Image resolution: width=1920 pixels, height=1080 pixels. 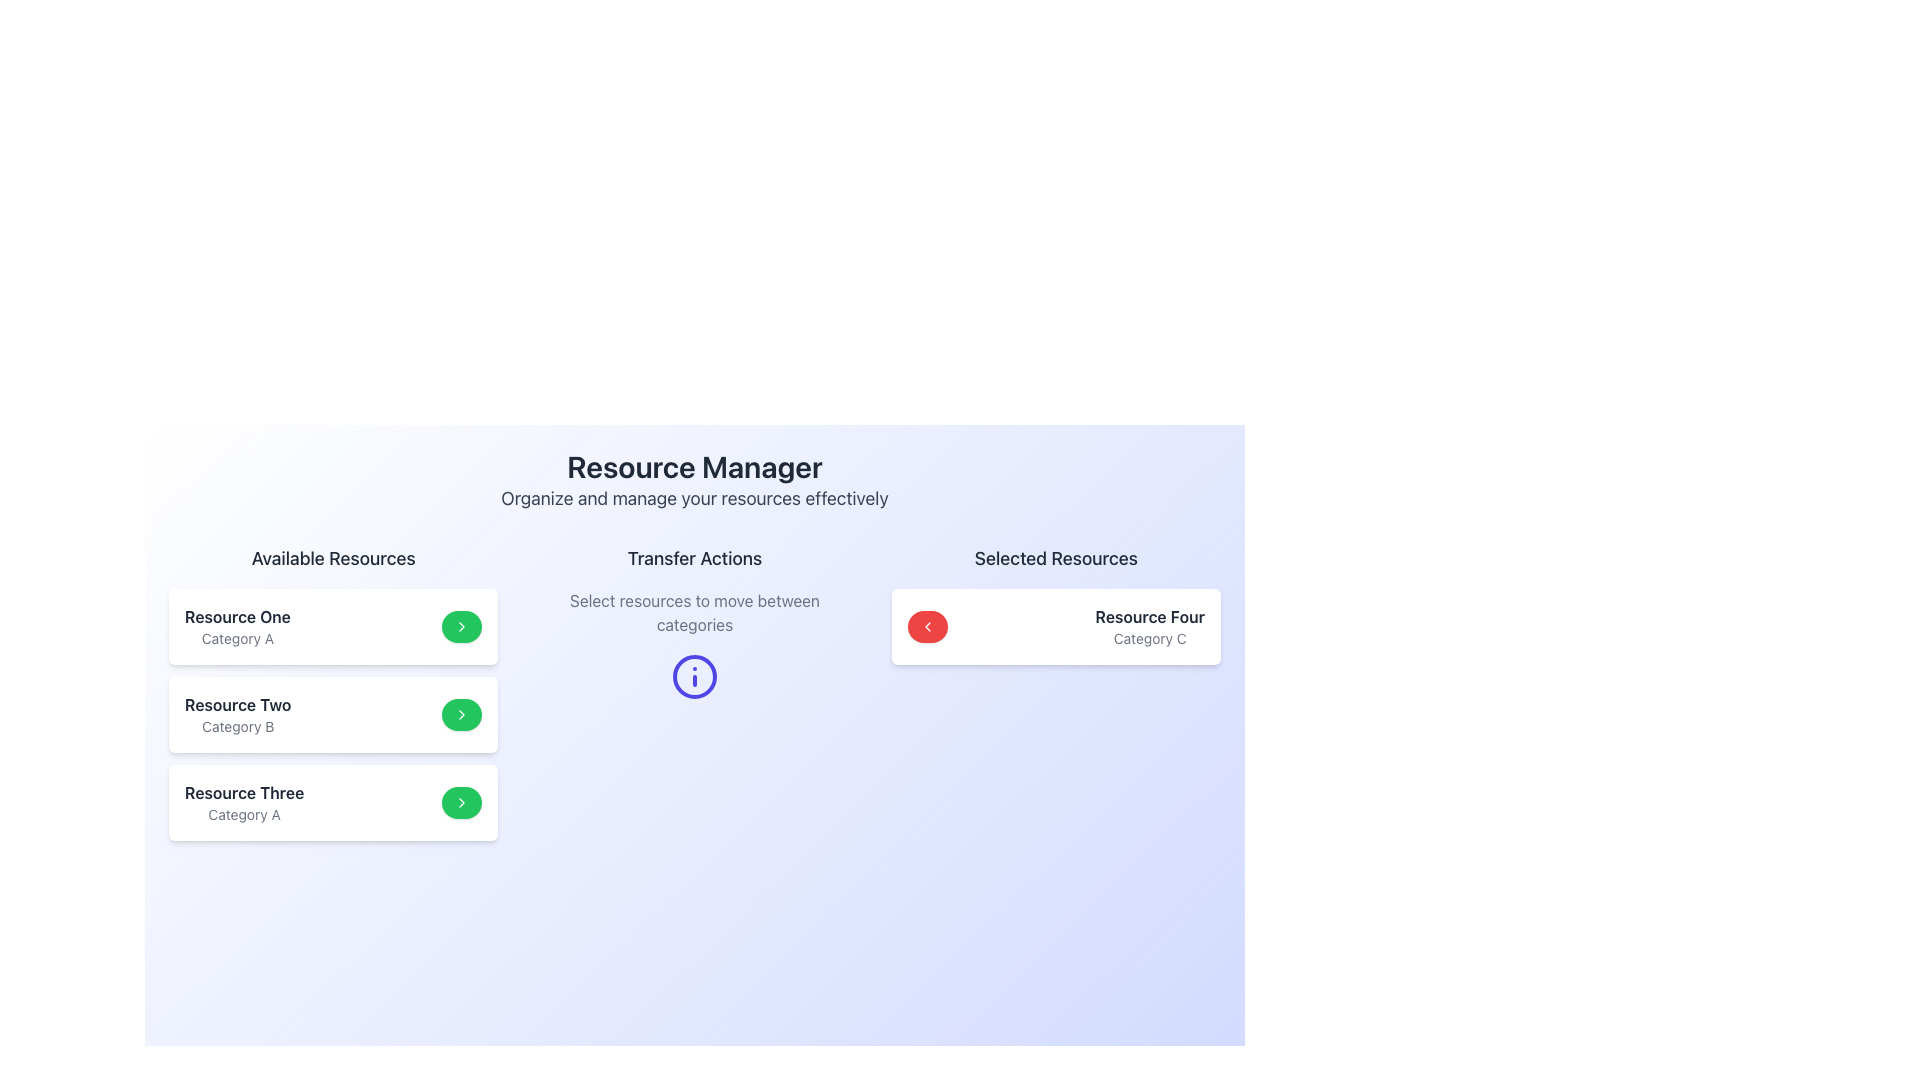 What do you see at coordinates (1055, 559) in the screenshot?
I see `the 'Selected Resources' text label, which is a large, bold heading in dark gray, located in the top-right portion of the interface above the 'Resource Four' entry` at bounding box center [1055, 559].